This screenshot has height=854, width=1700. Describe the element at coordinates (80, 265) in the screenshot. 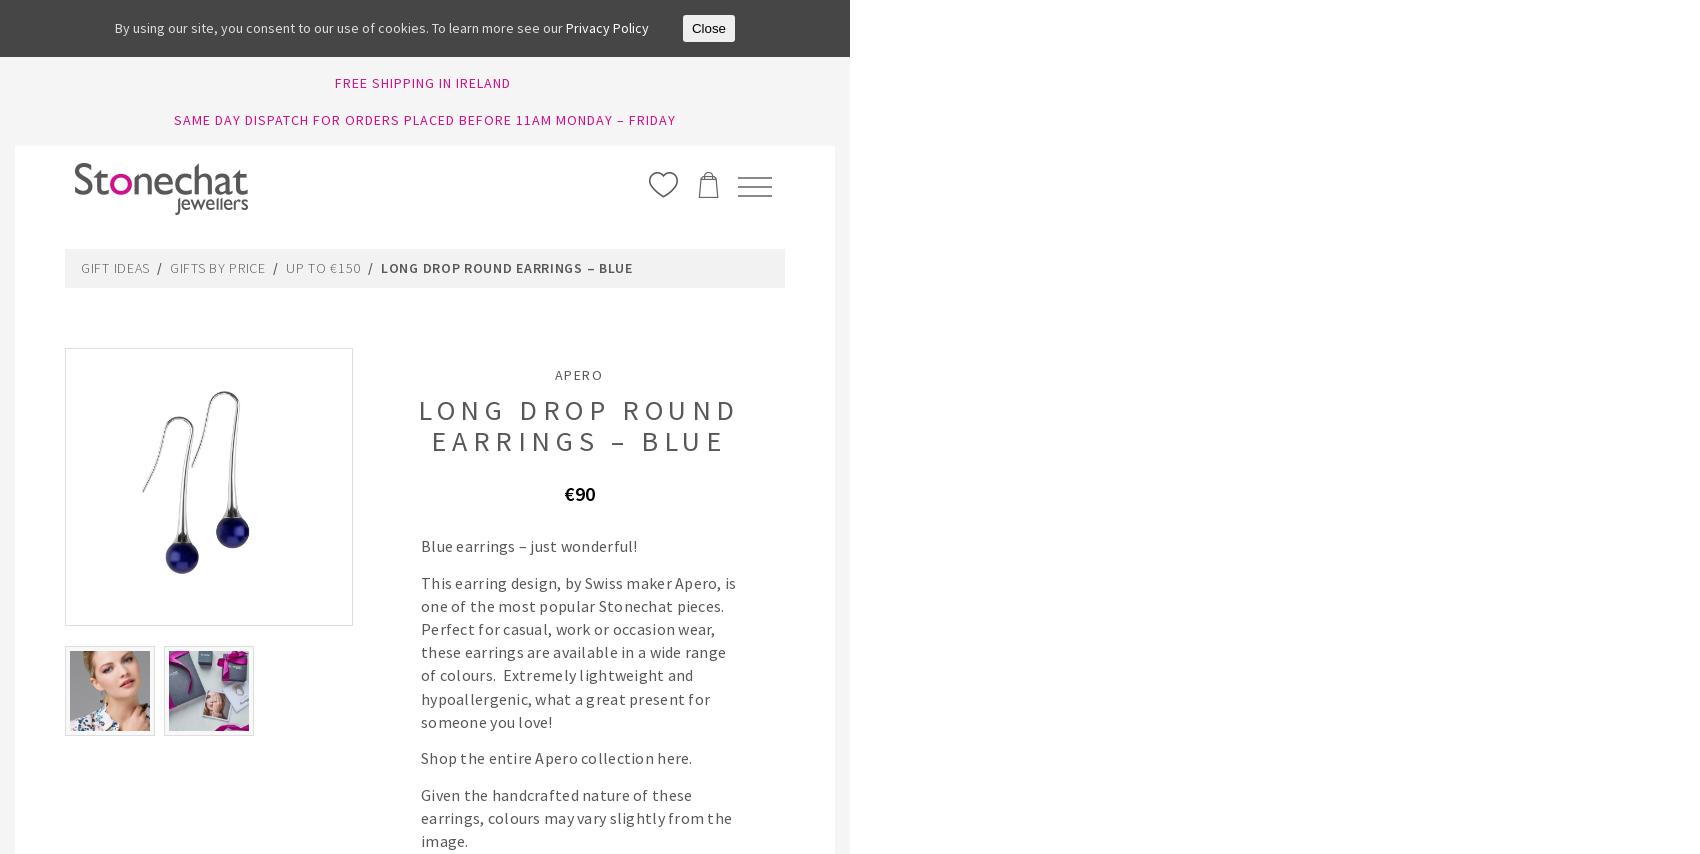

I see `'Gift Ideas'` at that location.